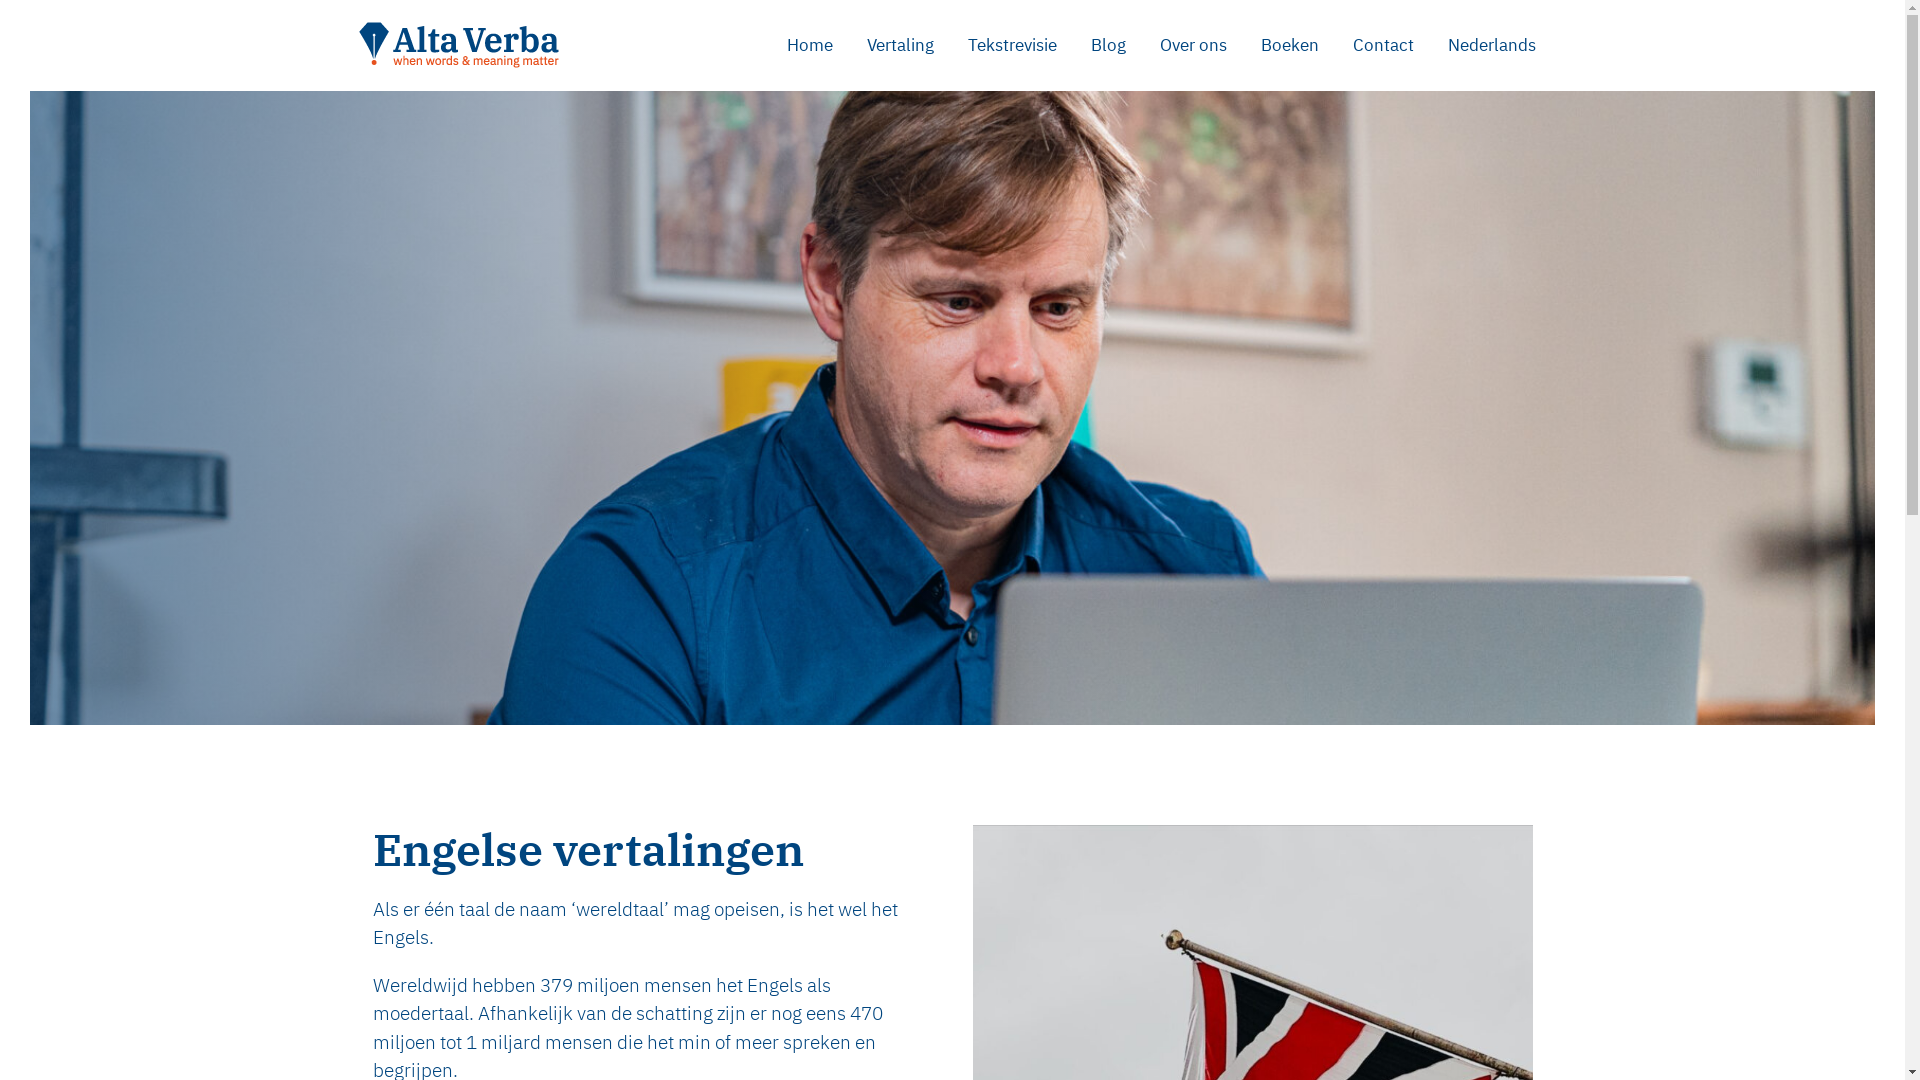 The height and width of the screenshot is (1080, 1920). Describe the element at coordinates (1192, 45) in the screenshot. I see `'Over ons'` at that location.